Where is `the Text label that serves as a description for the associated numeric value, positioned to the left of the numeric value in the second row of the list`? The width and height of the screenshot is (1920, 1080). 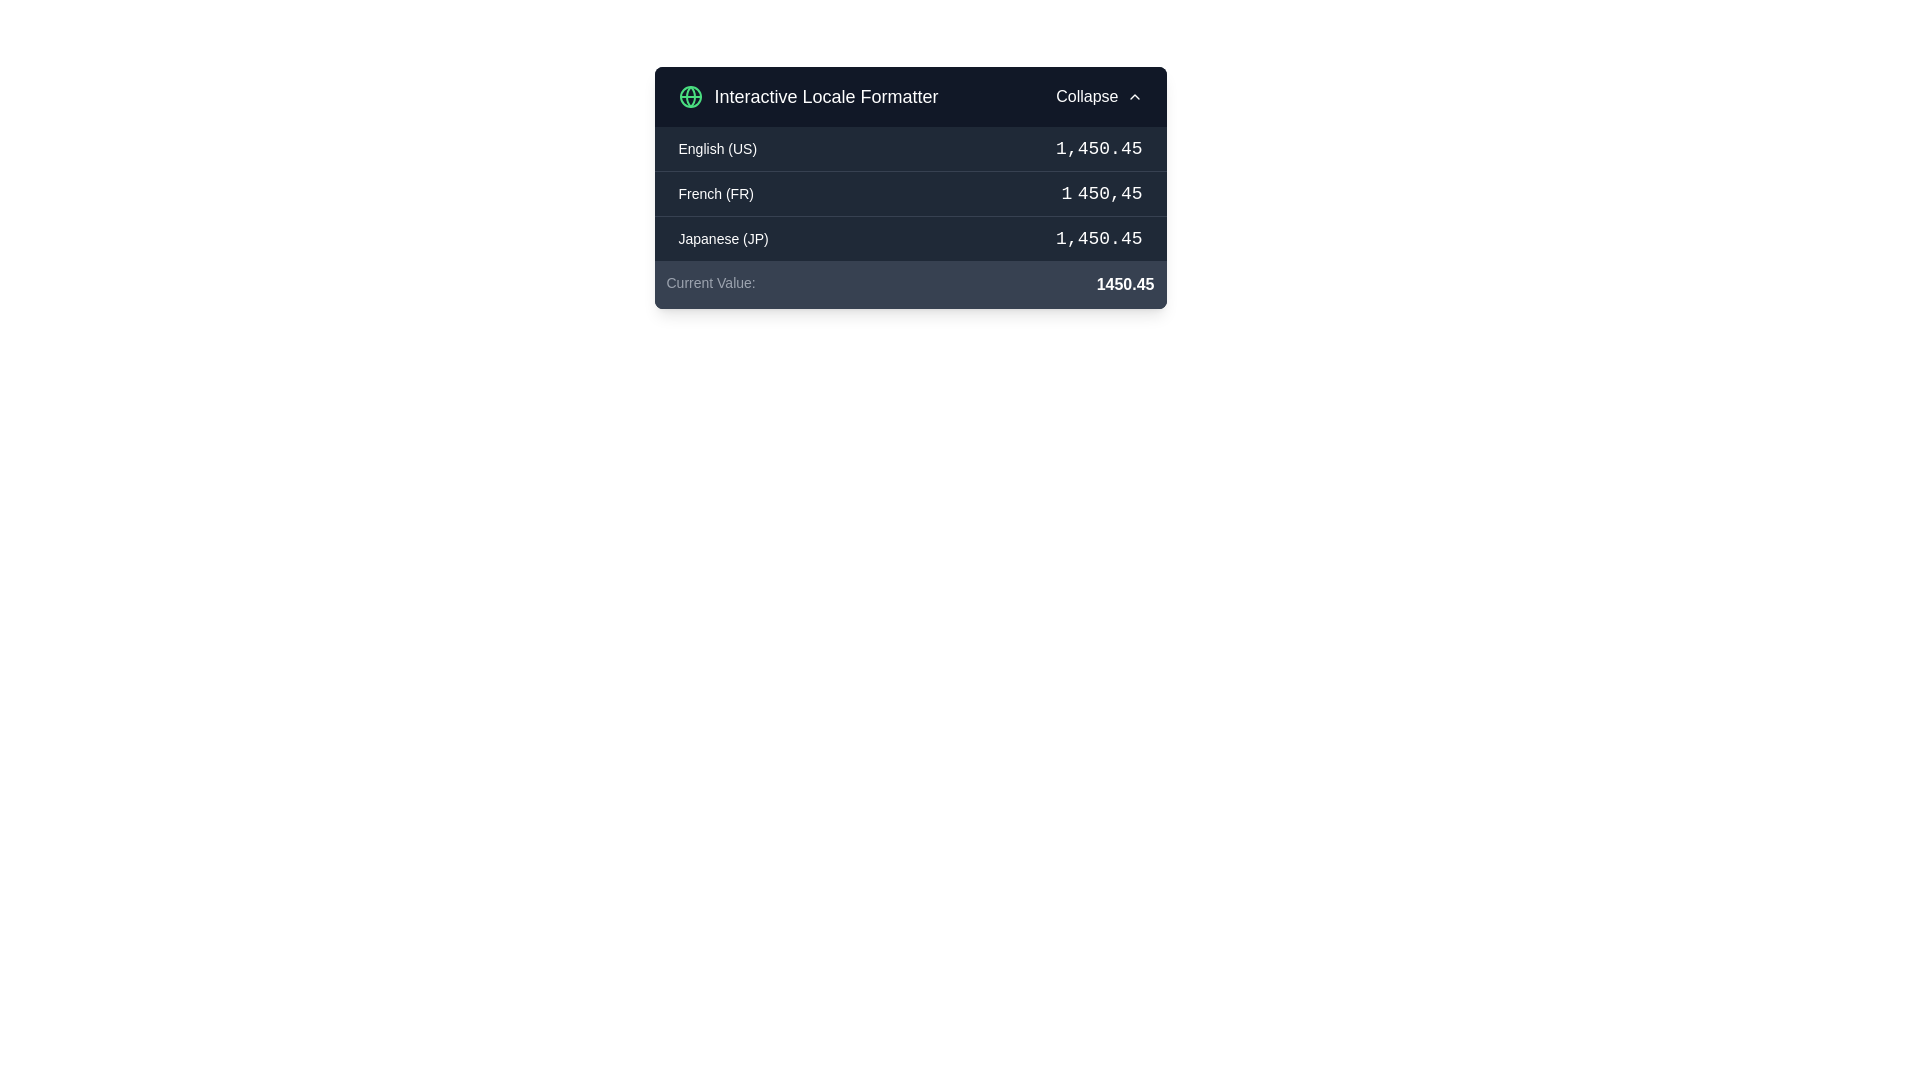
the Text label that serves as a description for the associated numeric value, positioned to the left of the numeric value in the second row of the list is located at coordinates (716, 193).